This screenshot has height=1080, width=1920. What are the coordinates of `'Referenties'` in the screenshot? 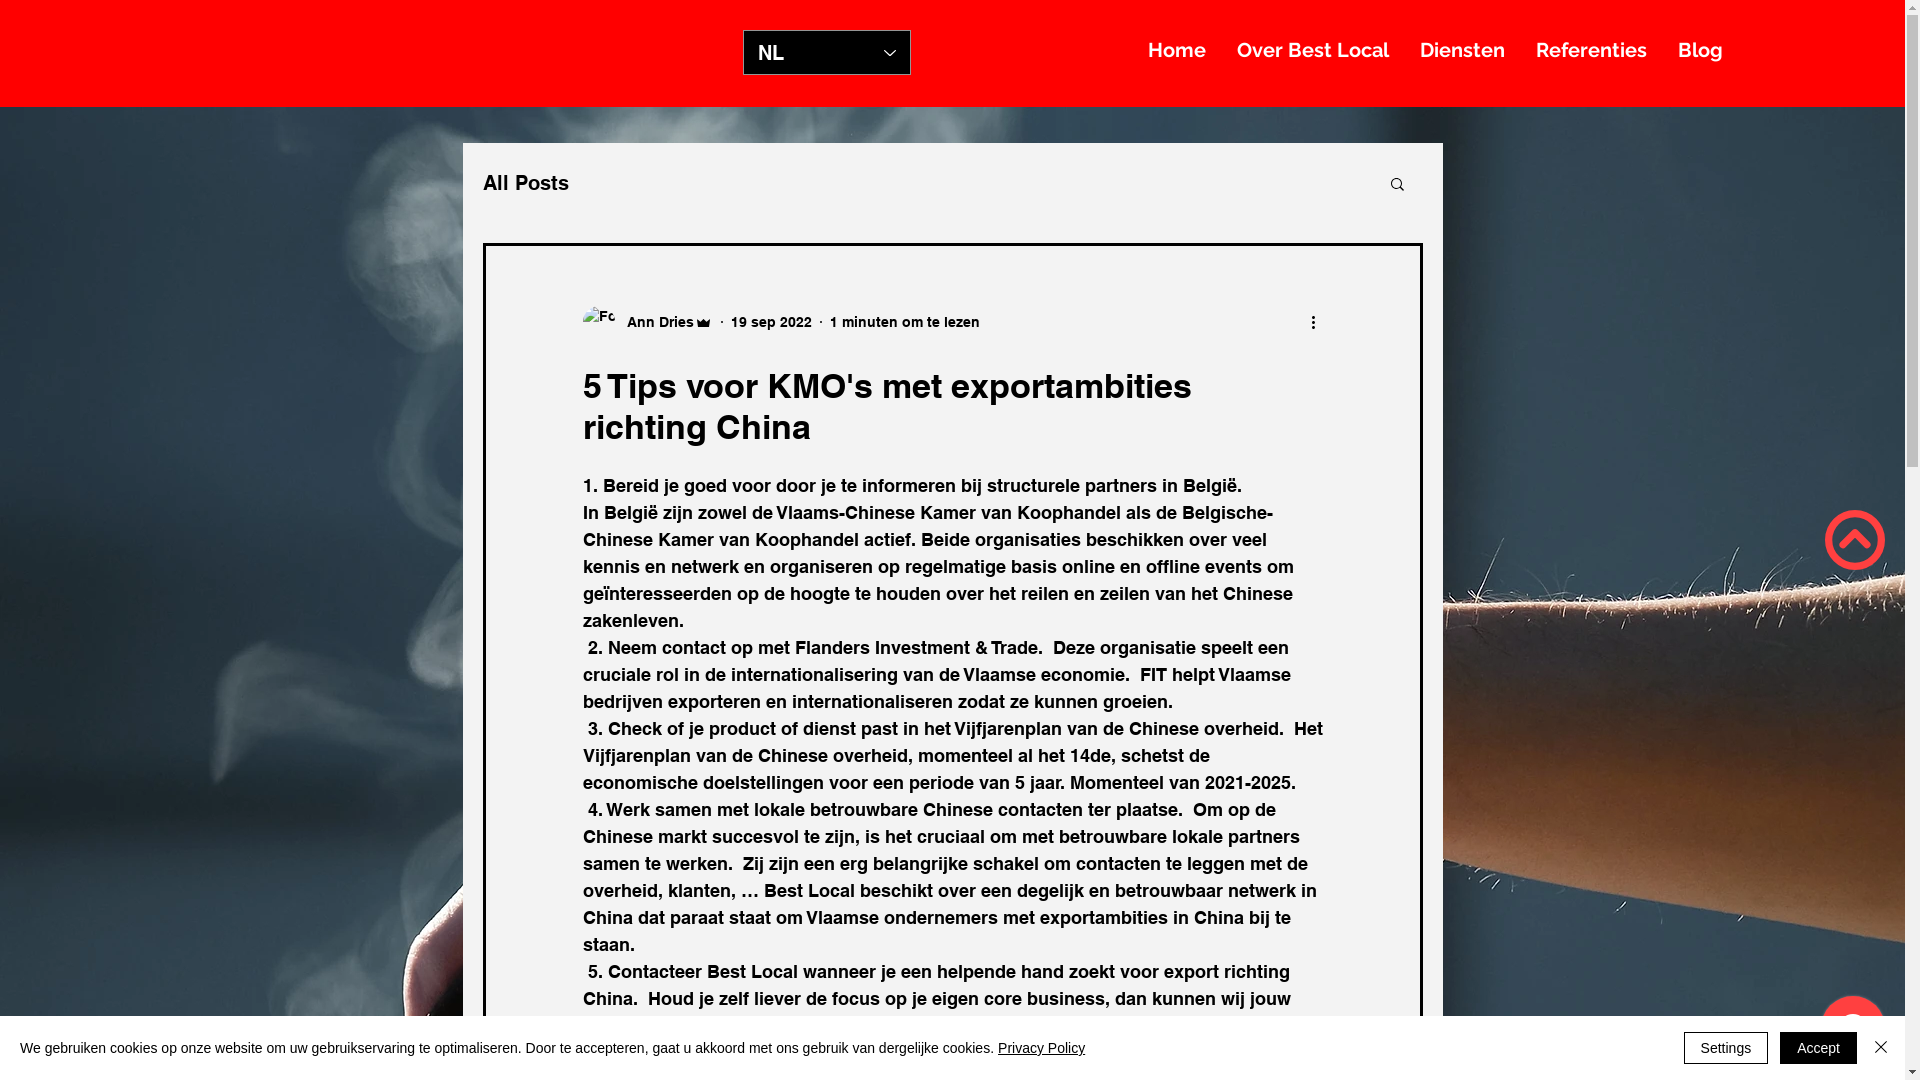 It's located at (1590, 49).